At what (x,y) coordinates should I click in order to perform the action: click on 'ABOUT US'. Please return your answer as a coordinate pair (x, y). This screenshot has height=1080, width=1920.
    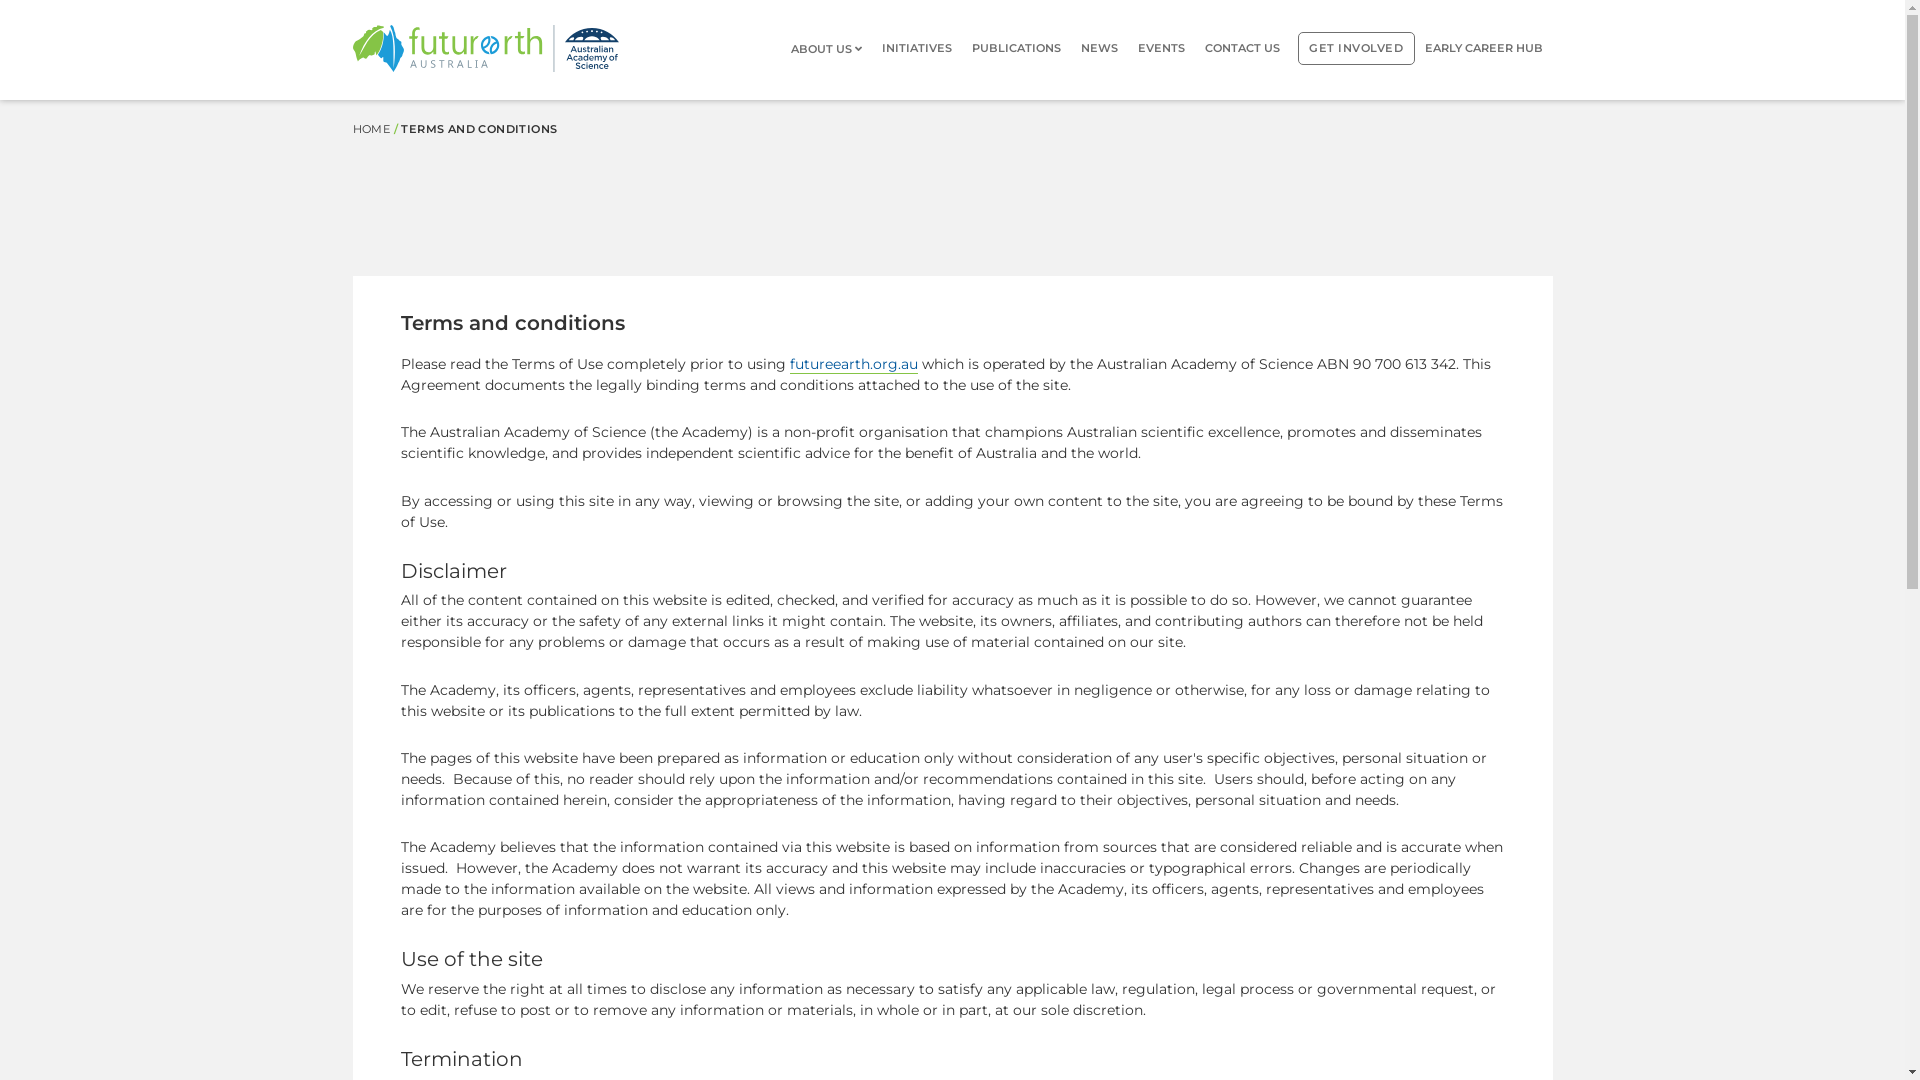
    Looking at the image, I should click on (831, 48).